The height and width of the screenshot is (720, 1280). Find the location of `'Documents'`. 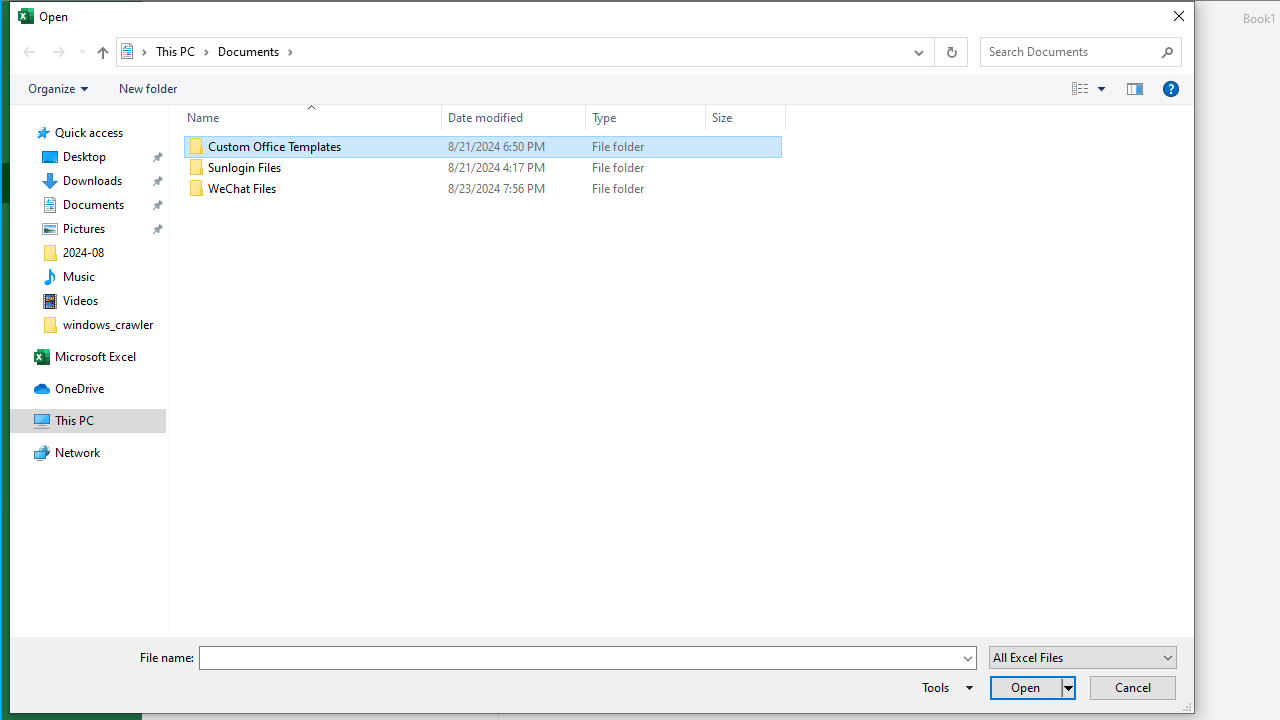

'Documents' is located at coordinates (255, 50).